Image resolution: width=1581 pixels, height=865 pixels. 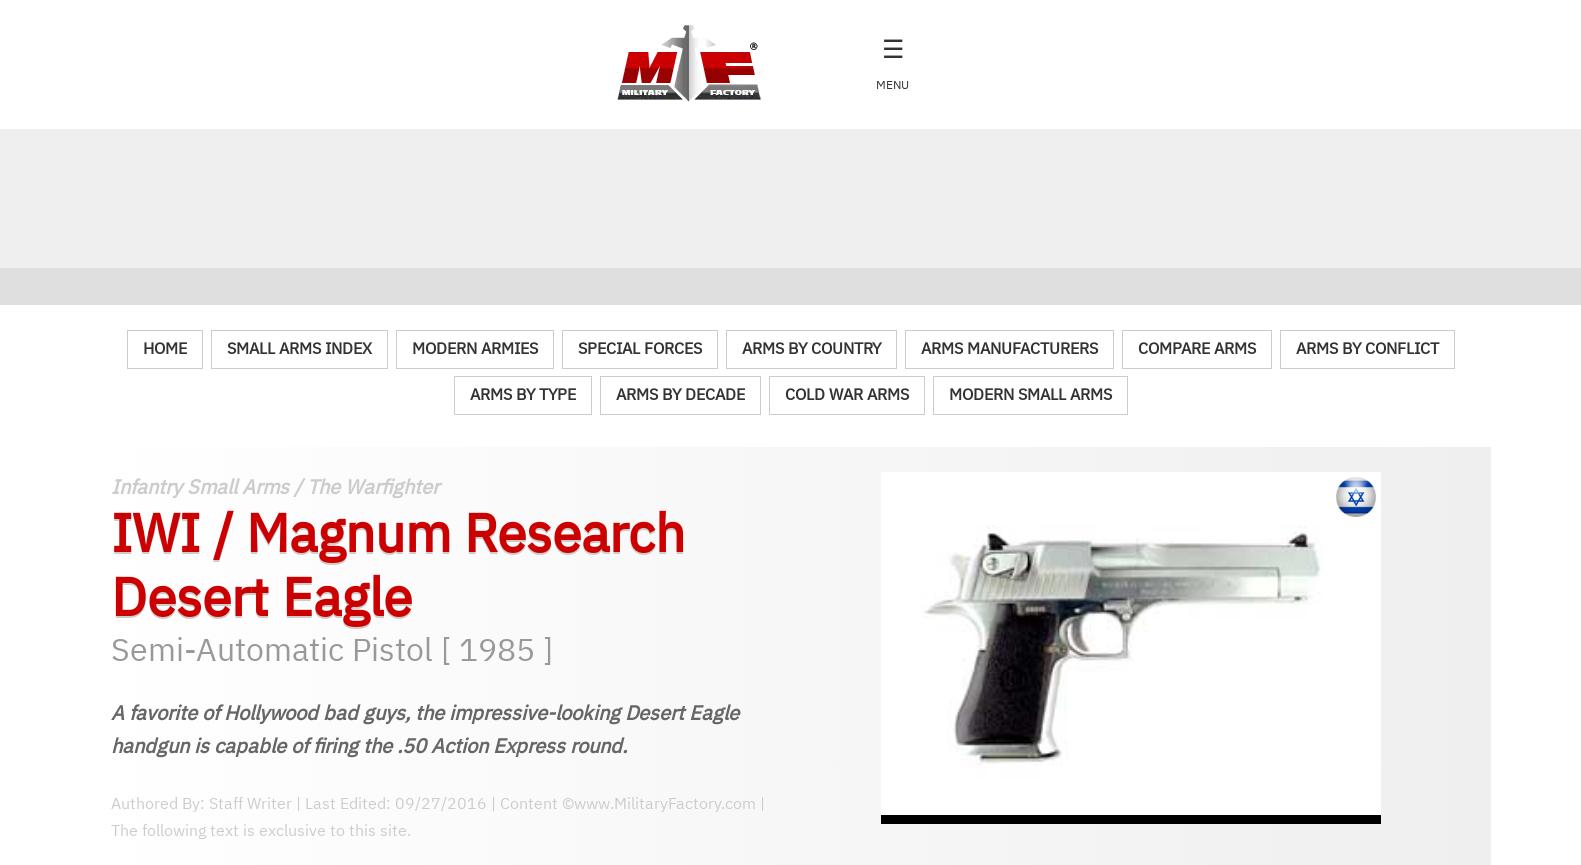 What do you see at coordinates (224, 521) in the screenshot?
I see `'Israel; United States'` at bounding box center [224, 521].